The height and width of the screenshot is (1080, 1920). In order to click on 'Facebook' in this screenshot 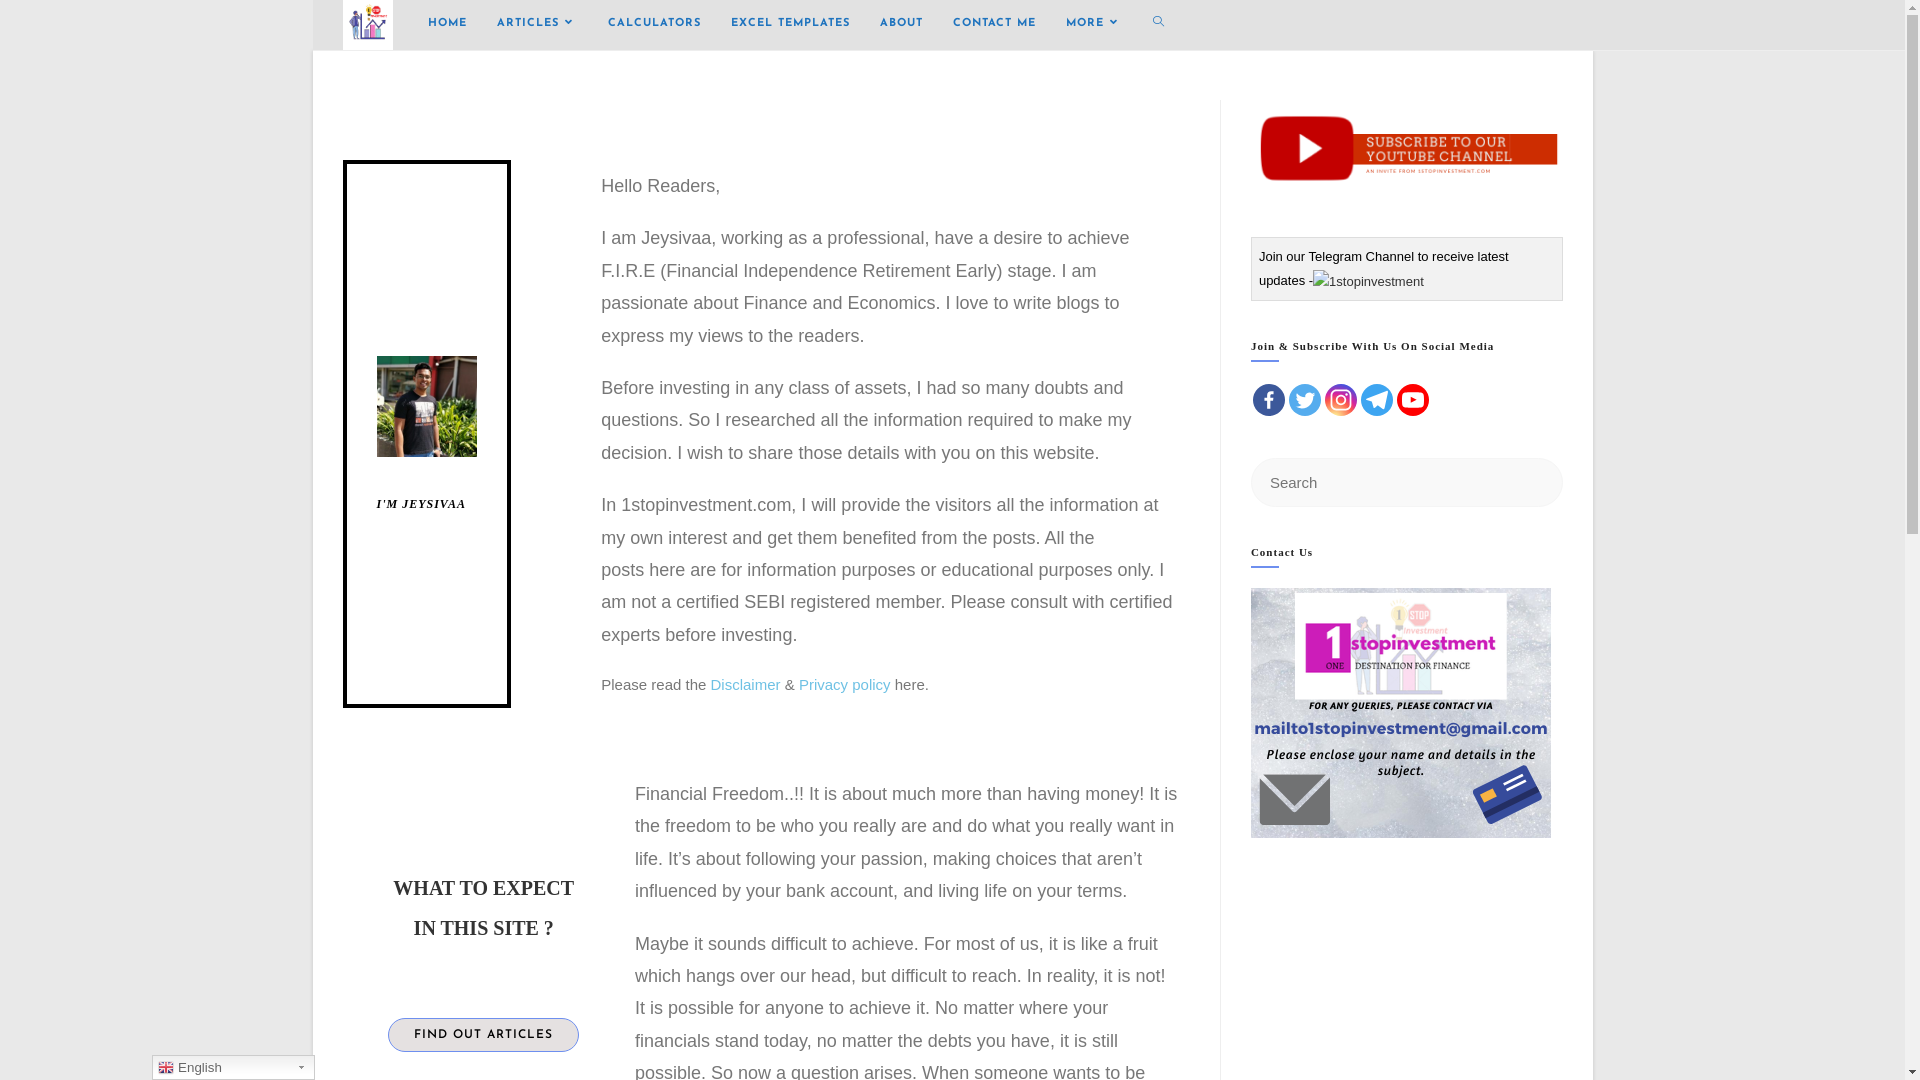, I will do `click(1267, 400)`.